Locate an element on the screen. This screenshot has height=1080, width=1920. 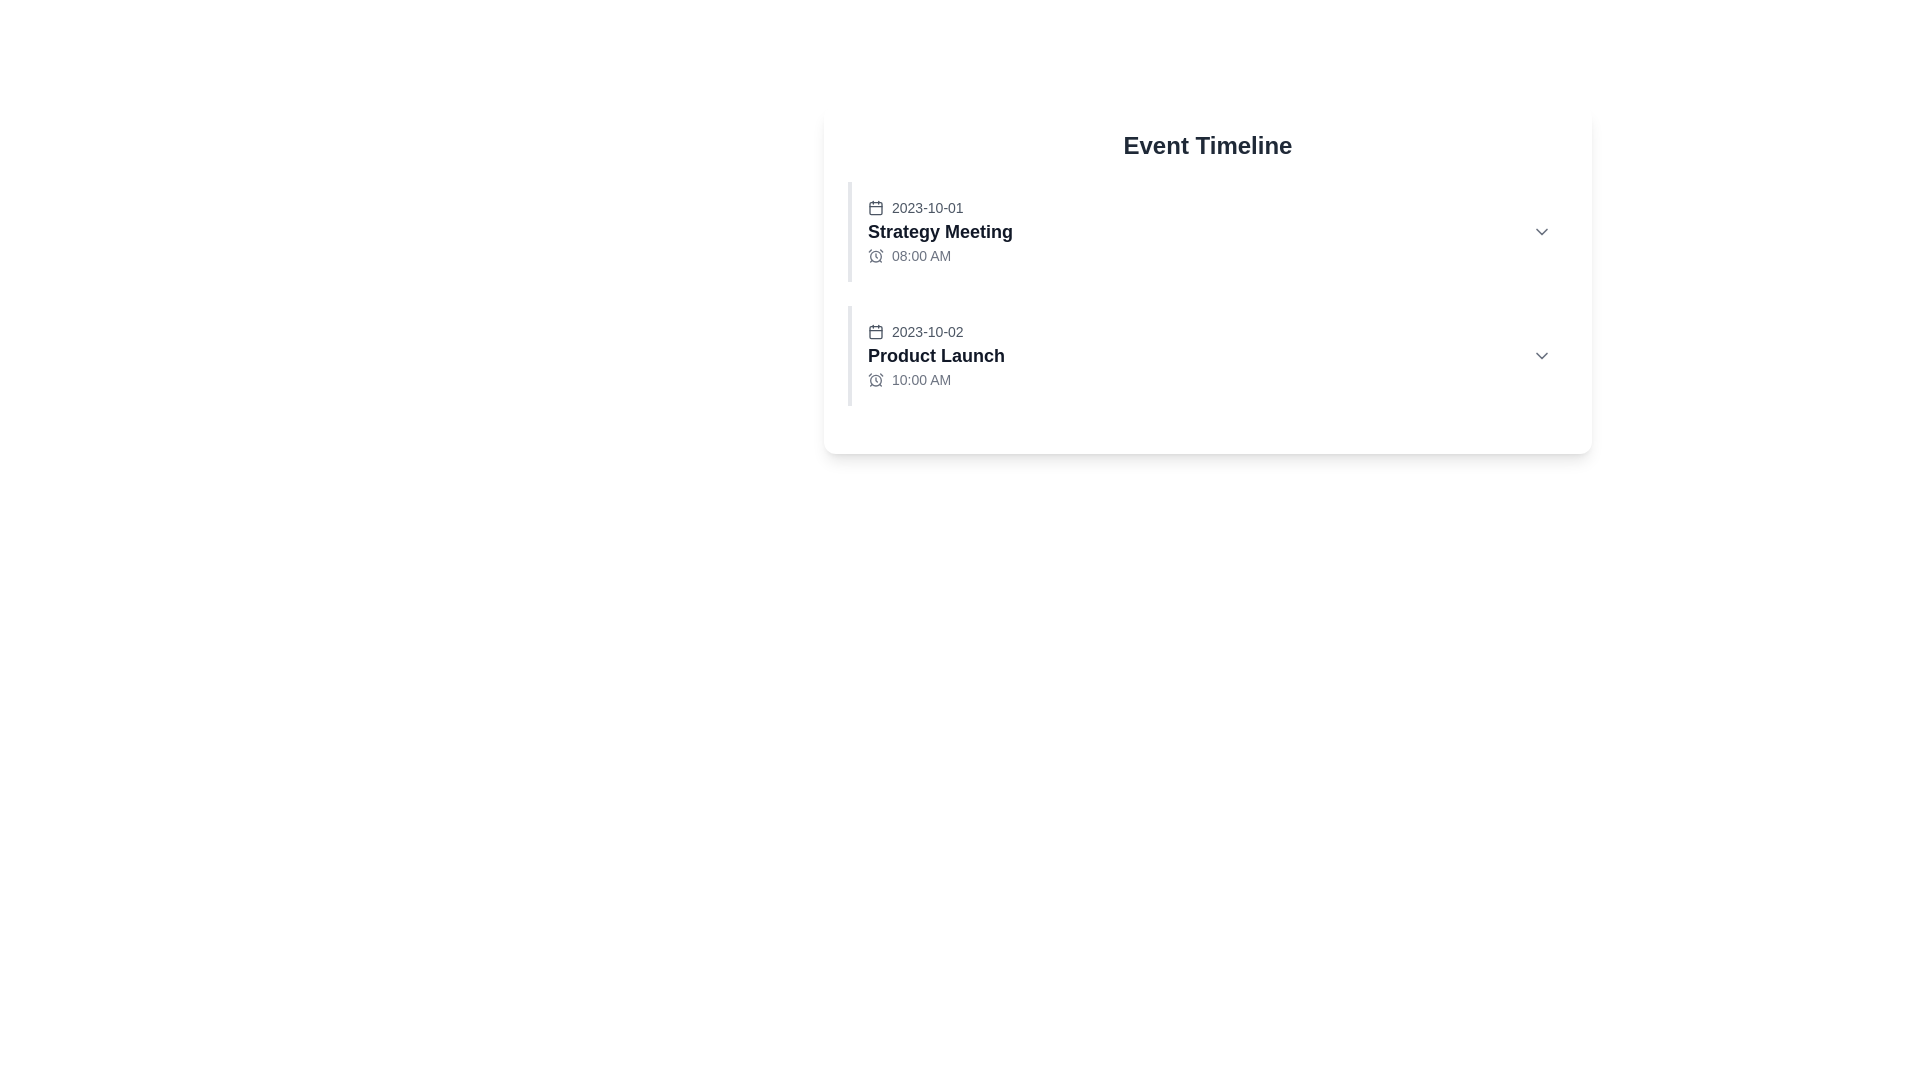
scheduled time information (08:00 AM) displayed in the text label below the 'Strategy Meeting' title in the event timeline is located at coordinates (939, 254).